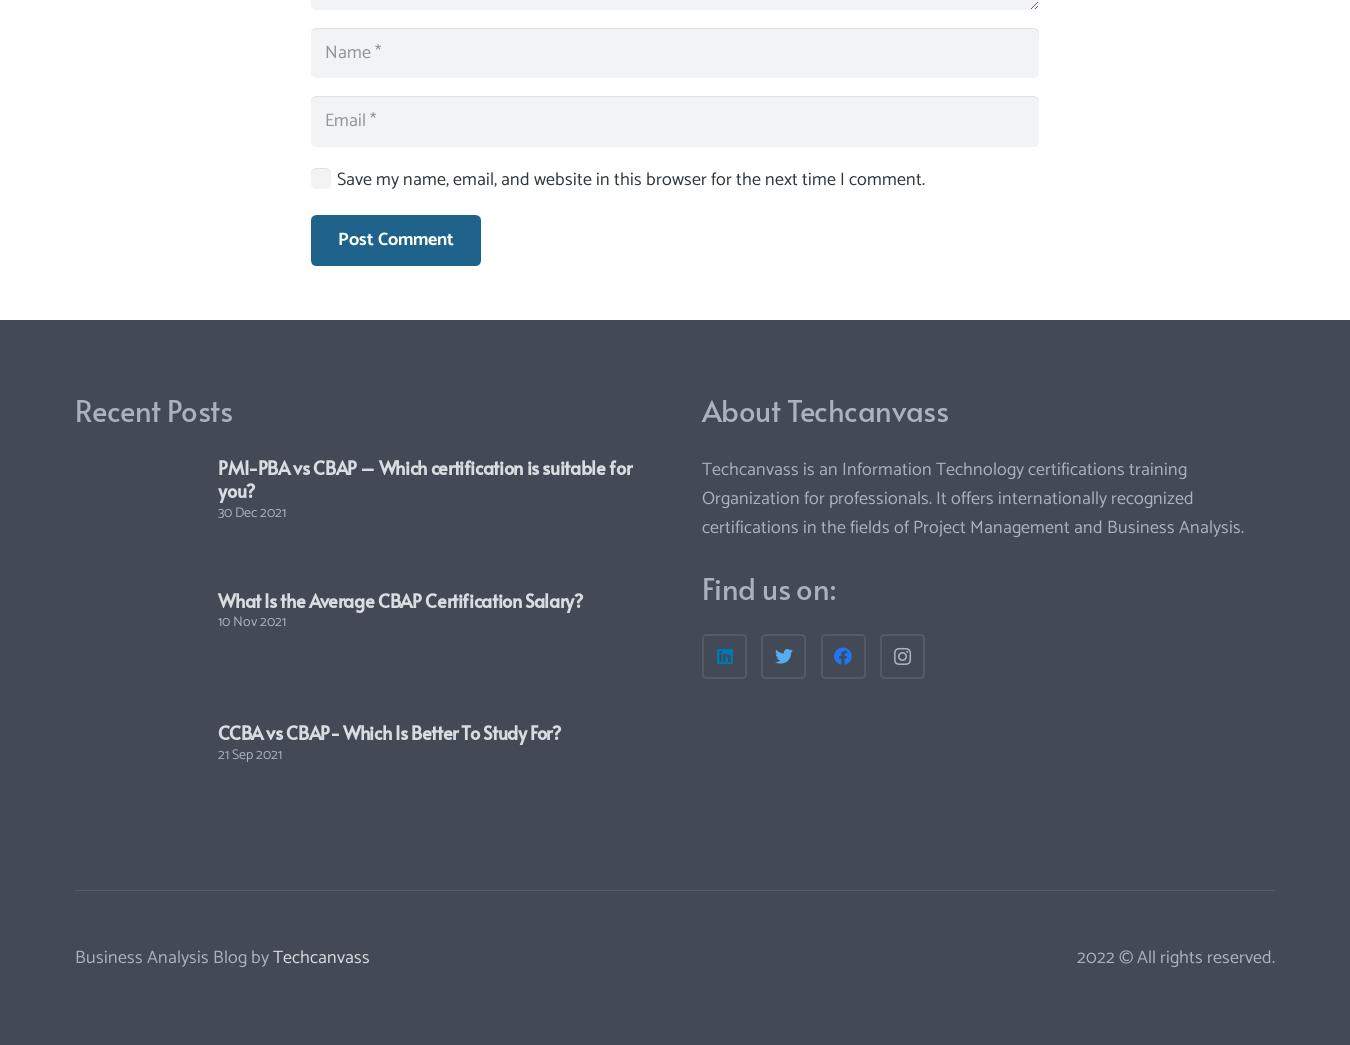  Describe the element at coordinates (810, 580) in the screenshot. I see `'Facebook'` at that location.